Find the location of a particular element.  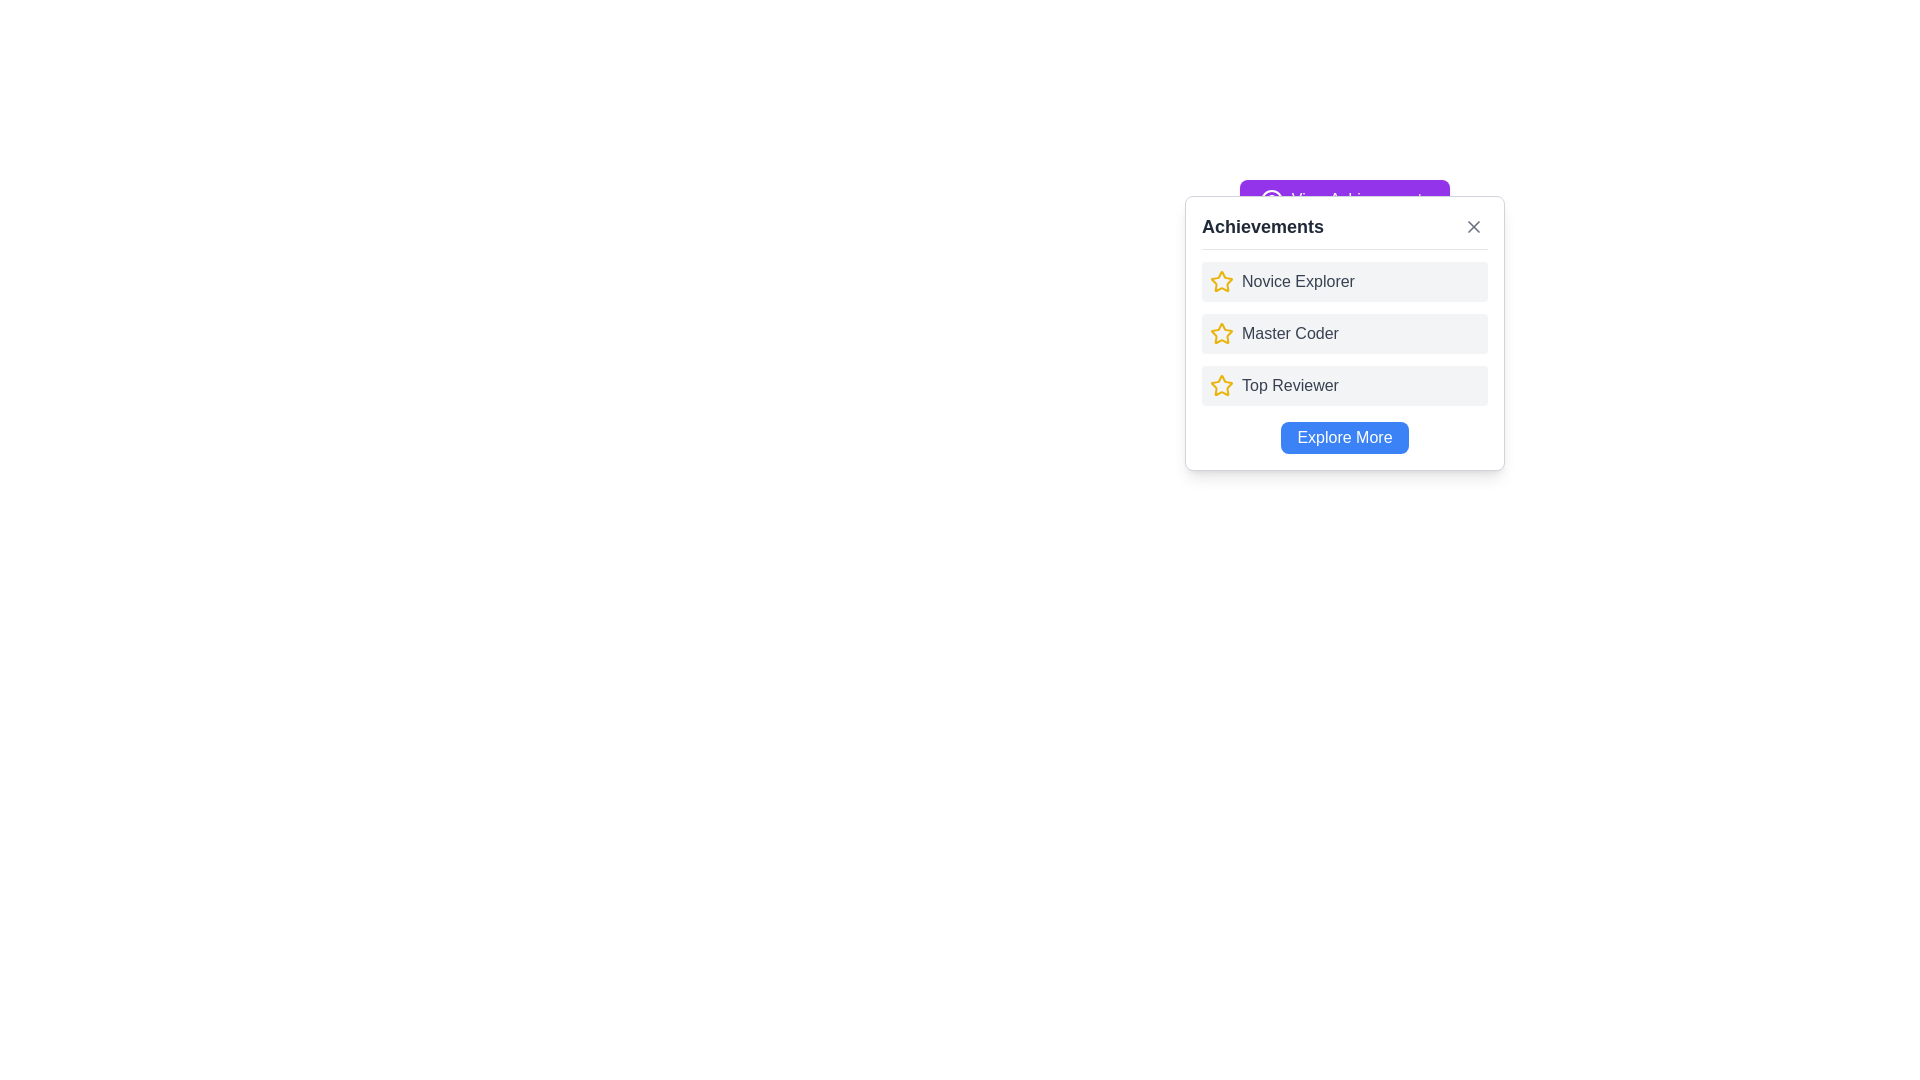

the second star-shaped icon outlined in yellow, which is located within the 'Achievements' popup box next to the entry labeled 'Master Coder' is located at coordinates (1221, 281).